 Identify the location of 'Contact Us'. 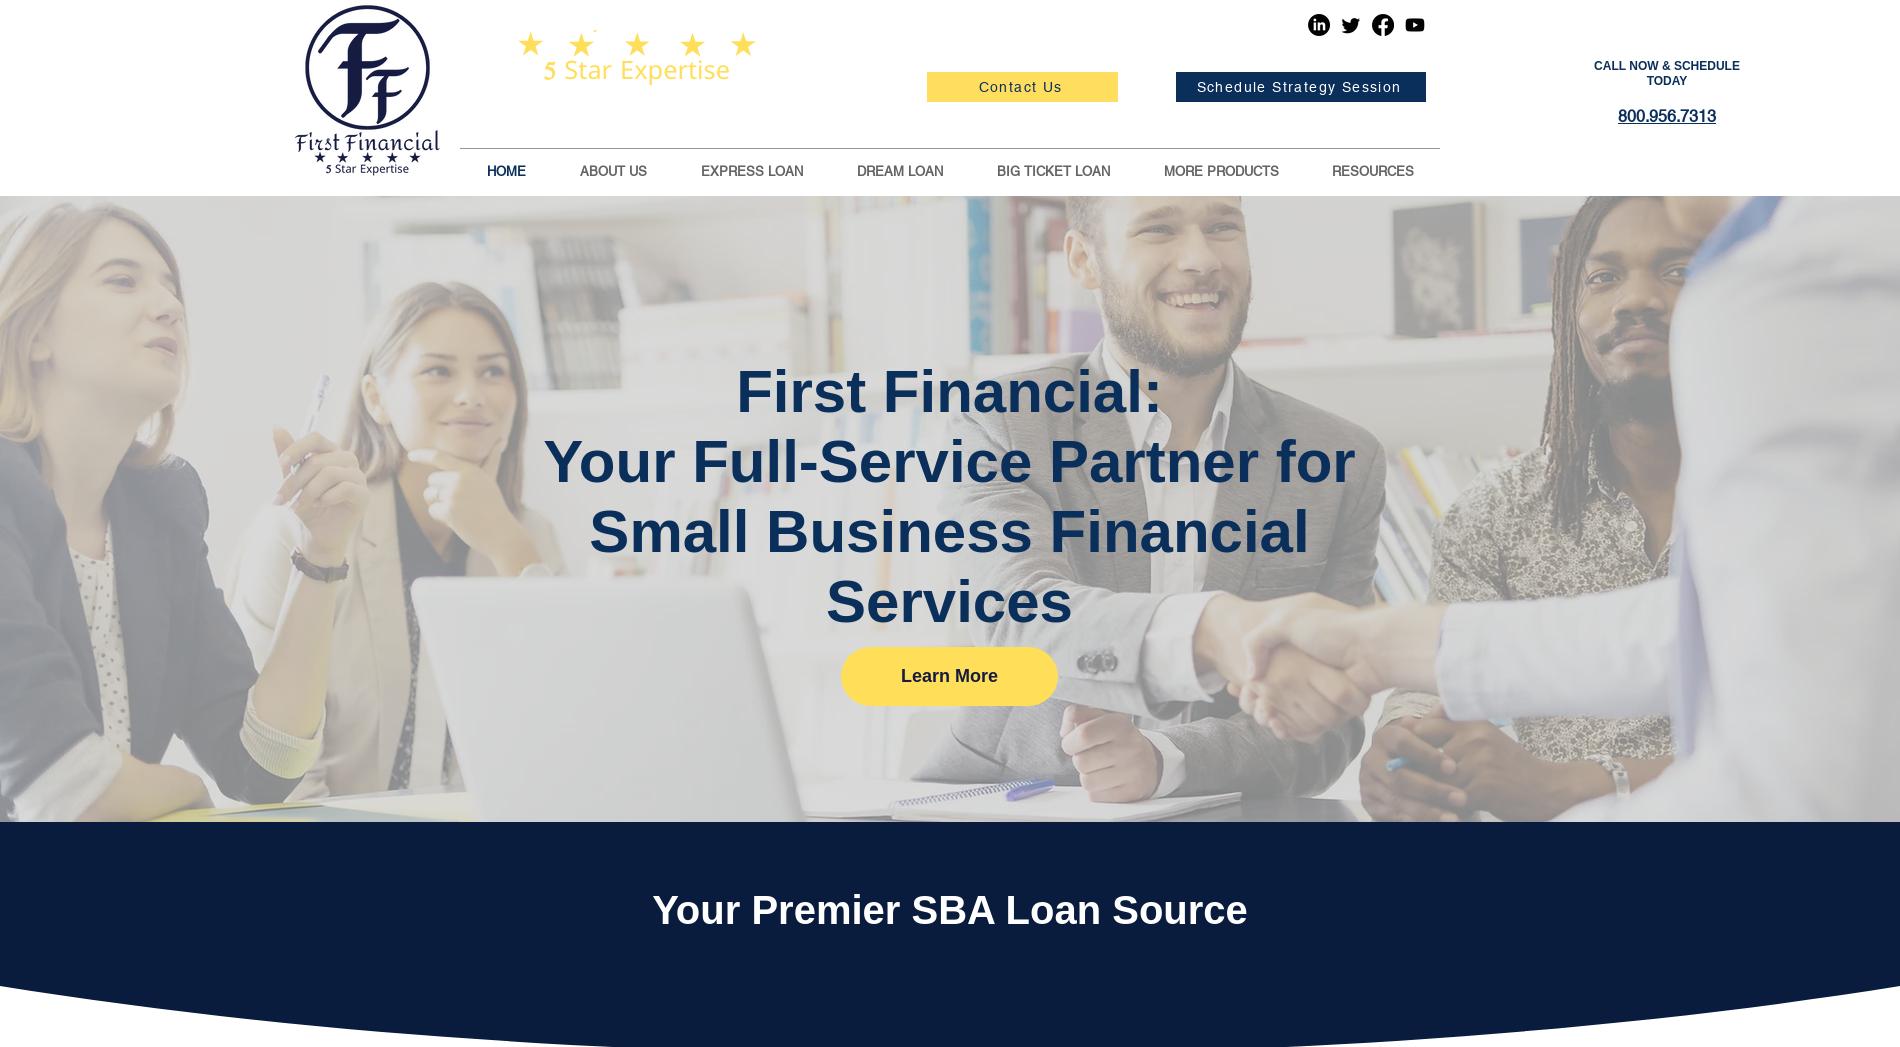
(1019, 87).